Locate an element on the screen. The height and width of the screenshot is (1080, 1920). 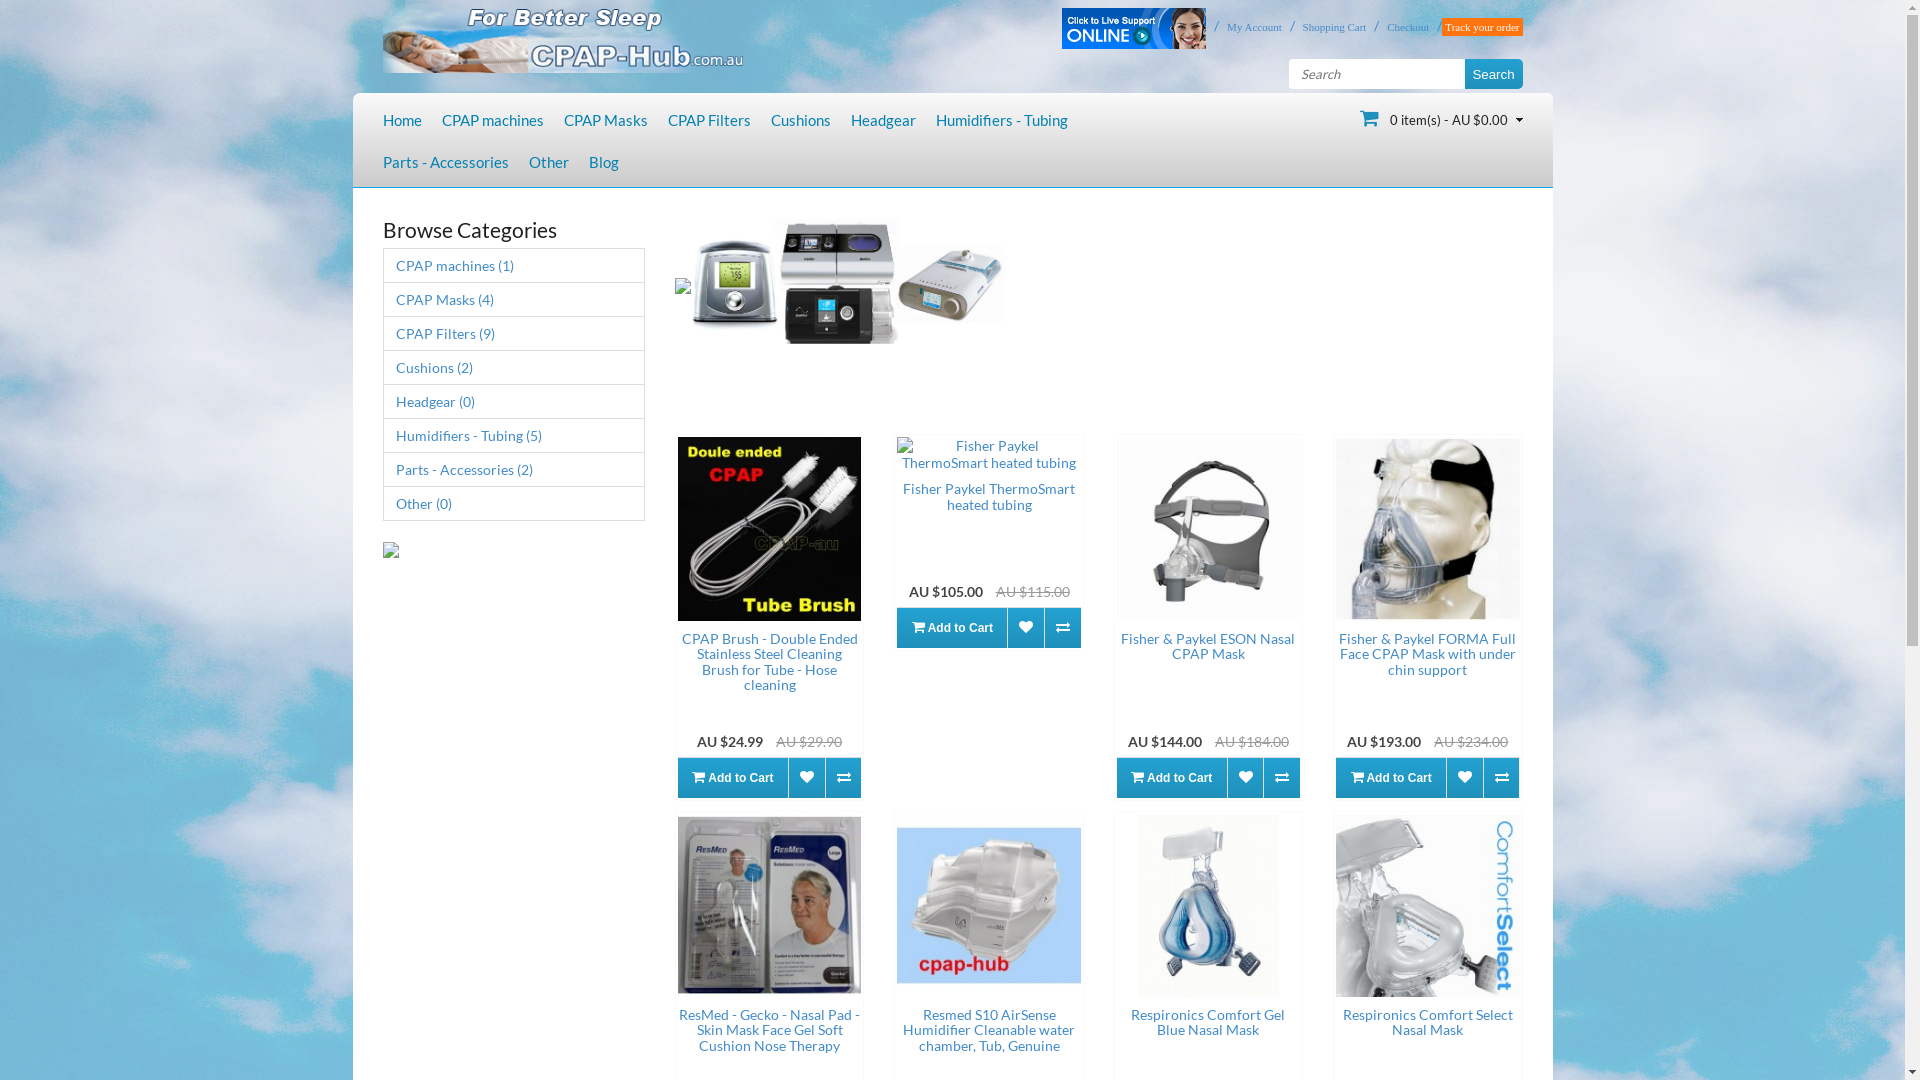
'Other (0)' is located at coordinates (513, 502).